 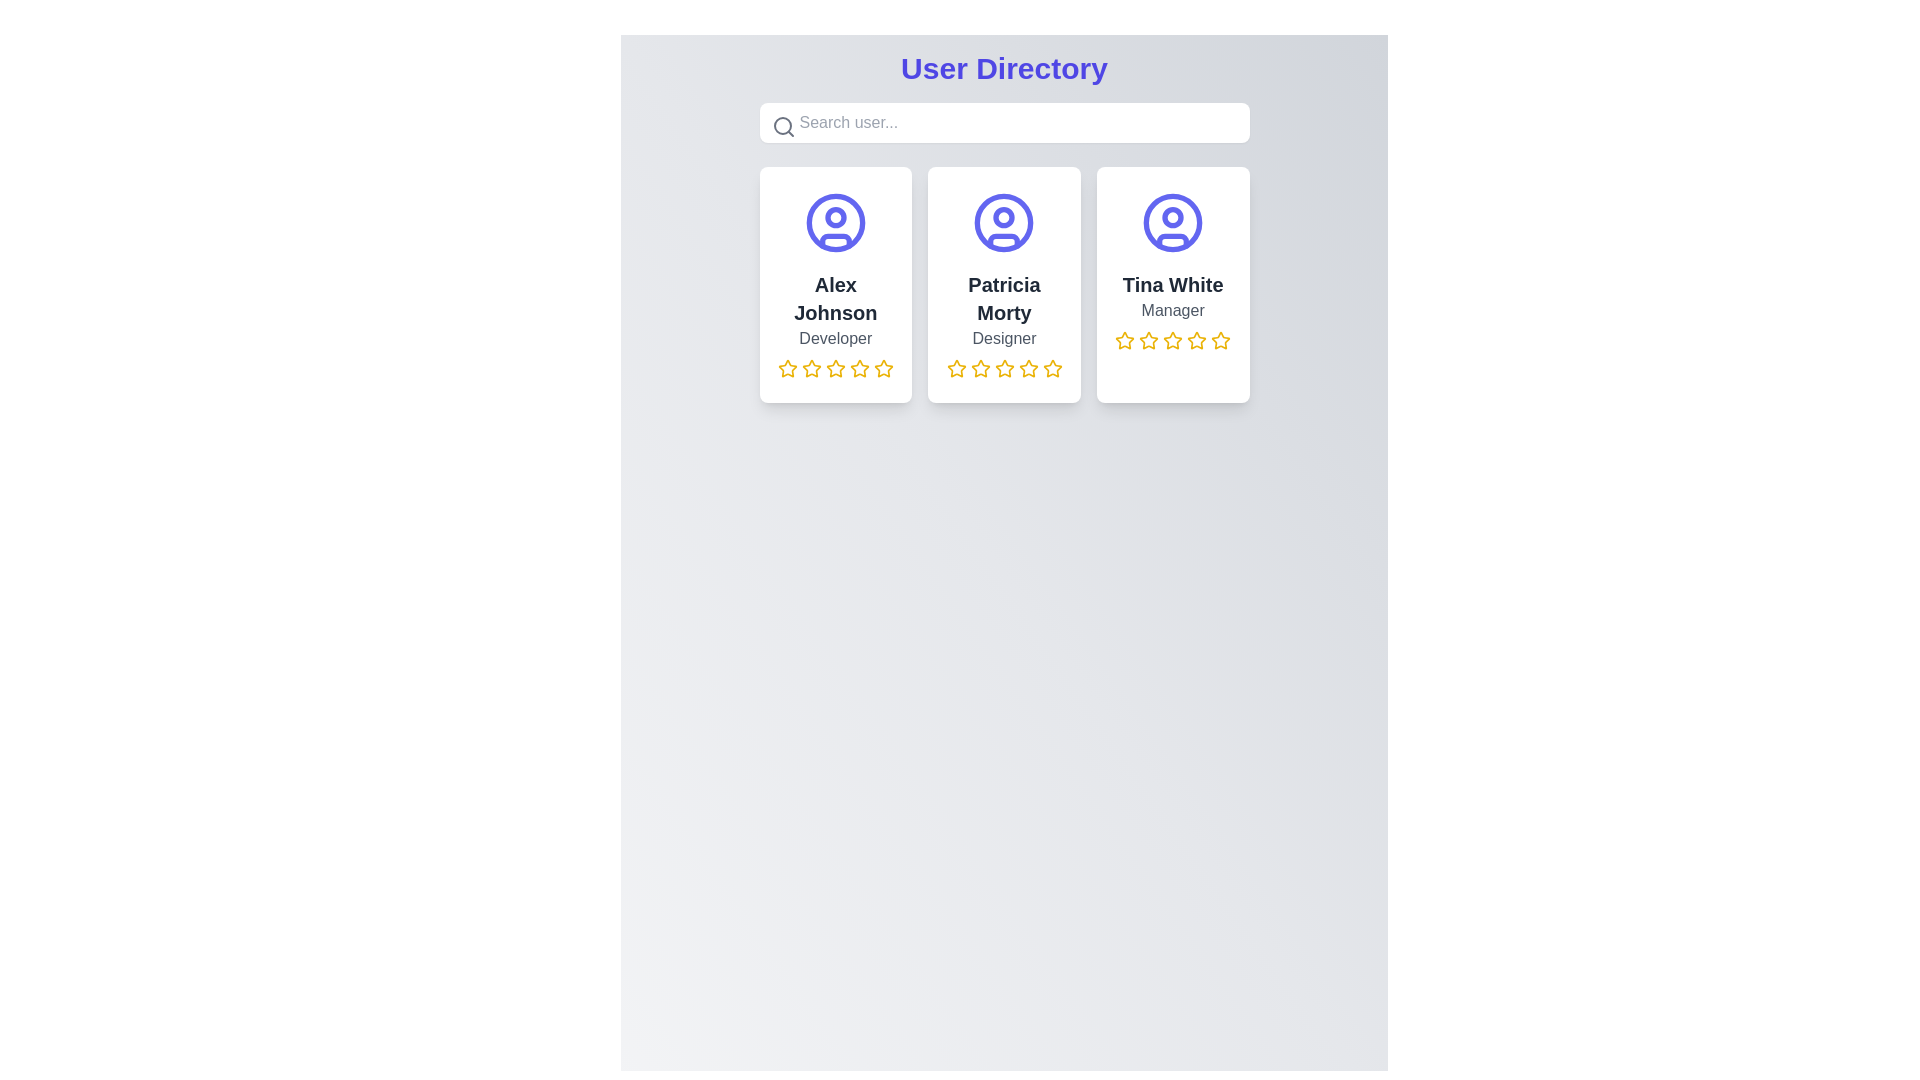 What do you see at coordinates (1125, 339) in the screenshot?
I see `the first star in the five-star rating system located at the bottom of Tina White's profile card to rate` at bounding box center [1125, 339].